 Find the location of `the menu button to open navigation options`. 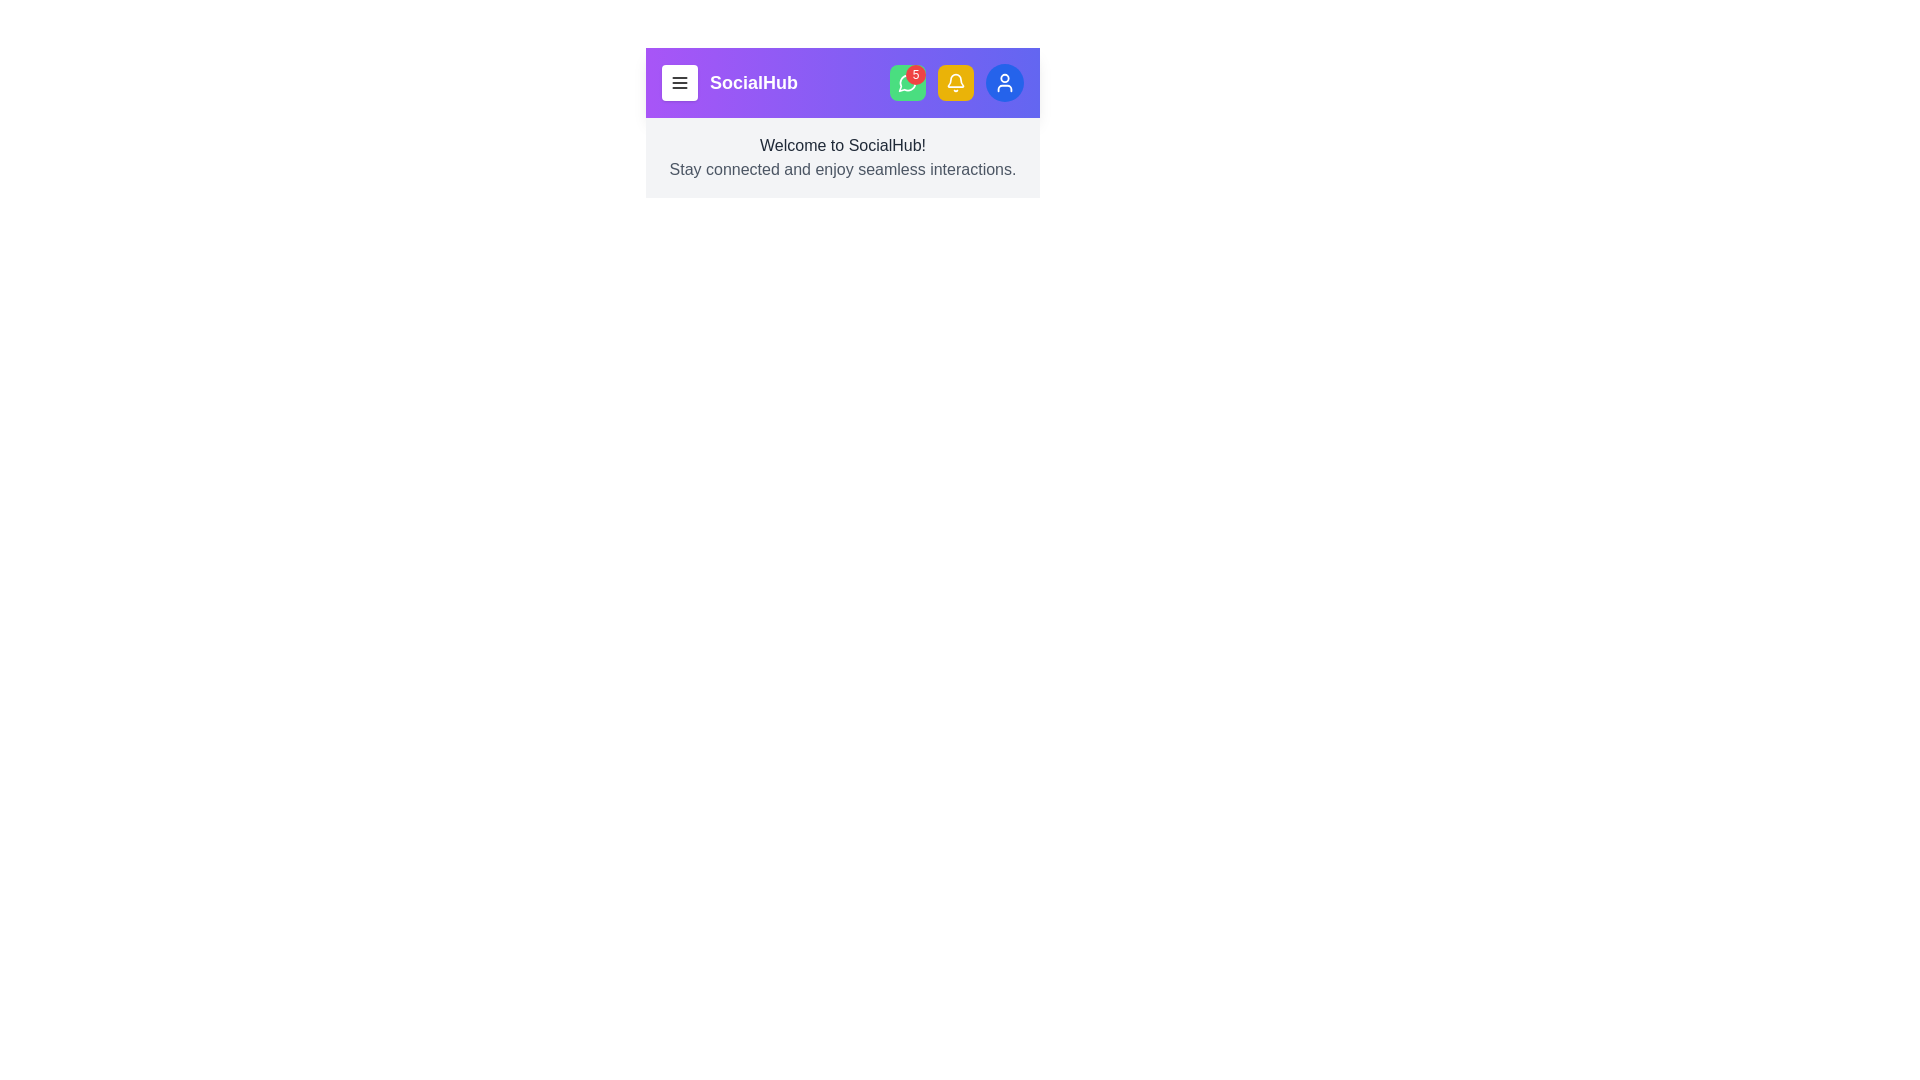

the menu button to open navigation options is located at coordinates (680, 82).